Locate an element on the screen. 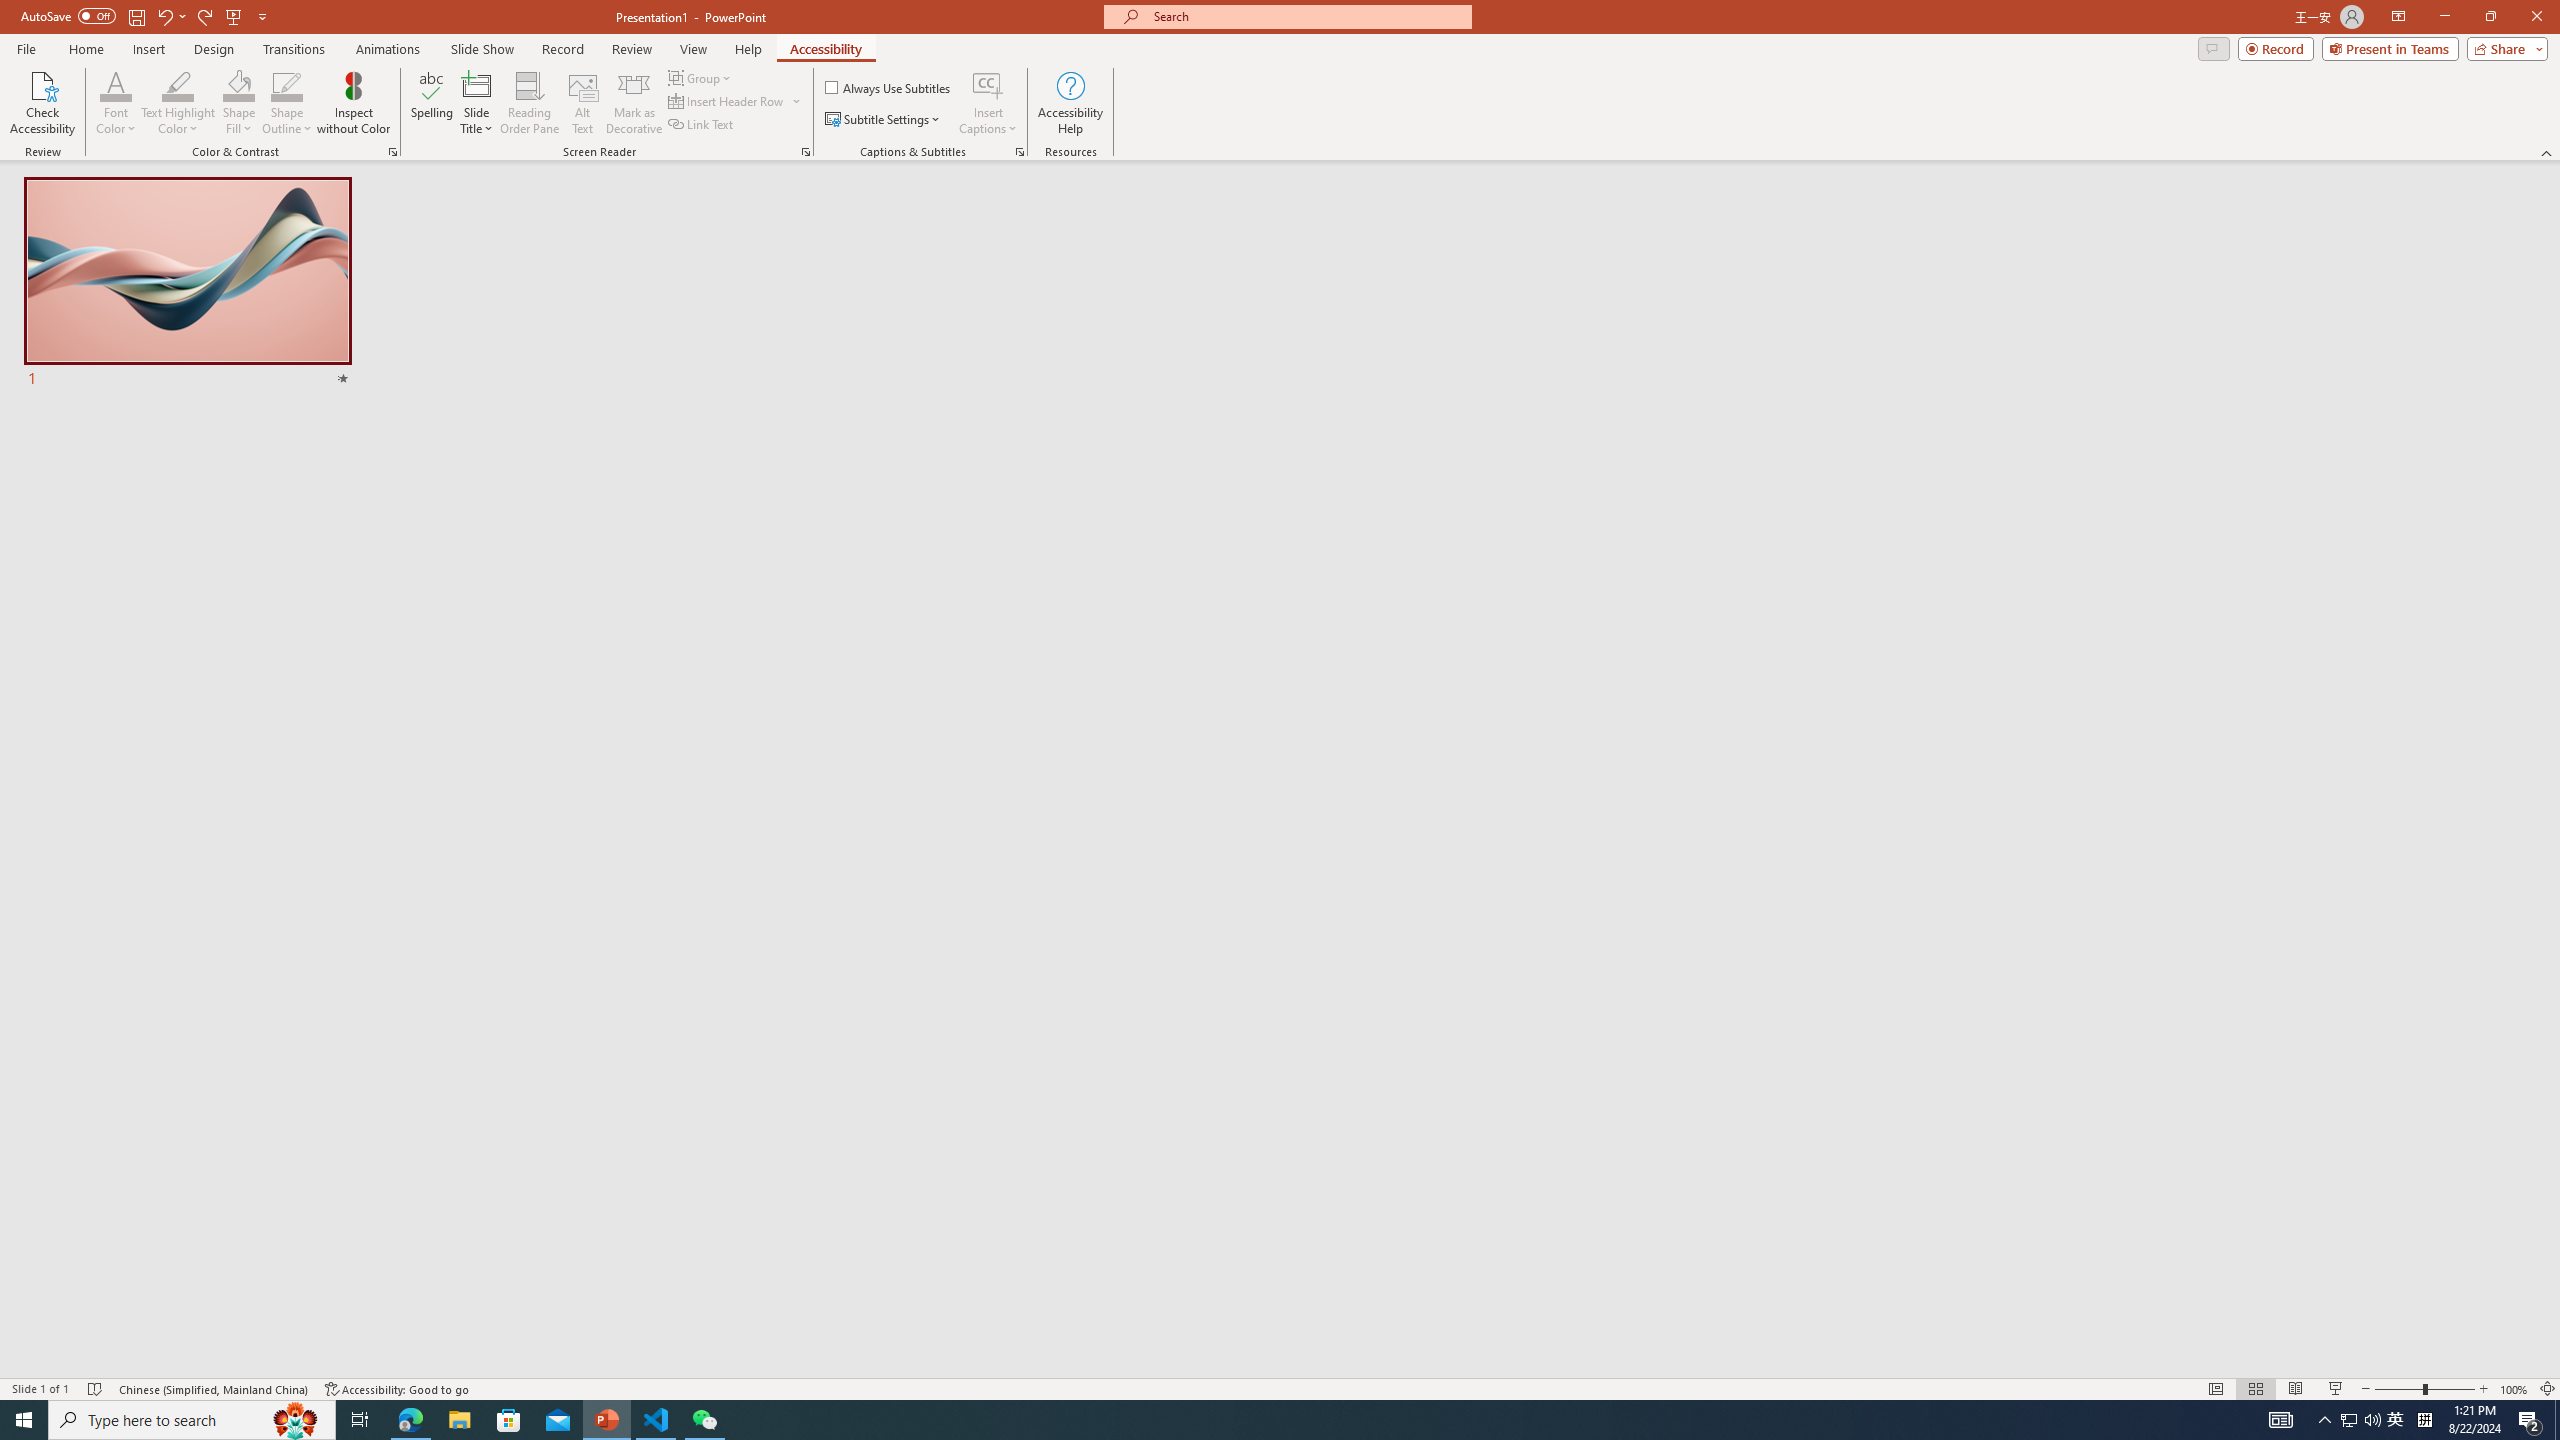 This screenshot has height=1440, width=2560. 'Shape Fill Orange, Accent 2' is located at coordinates (239, 84).